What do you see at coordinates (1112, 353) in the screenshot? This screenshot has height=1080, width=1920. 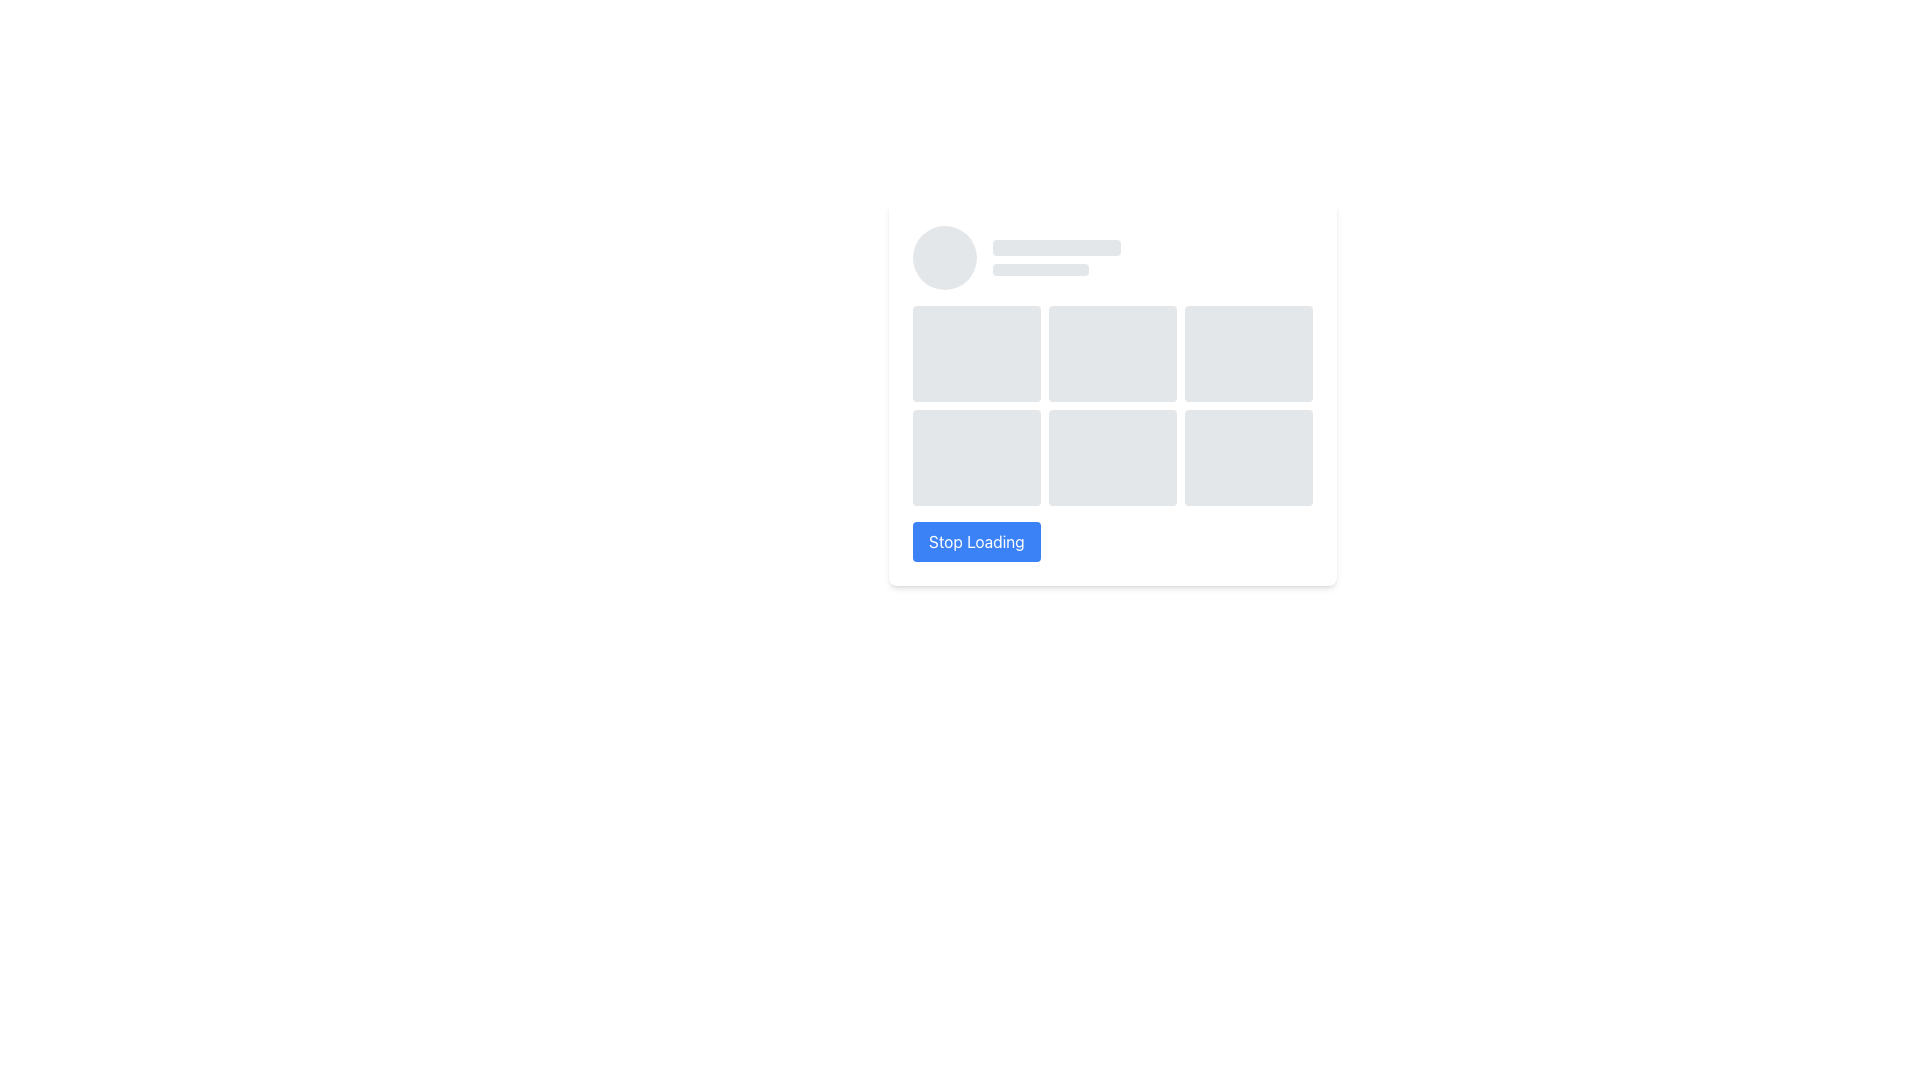 I see `the second placeholder in the first row, which is a rectangular element with a gray fill and rounded corners` at bounding box center [1112, 353].